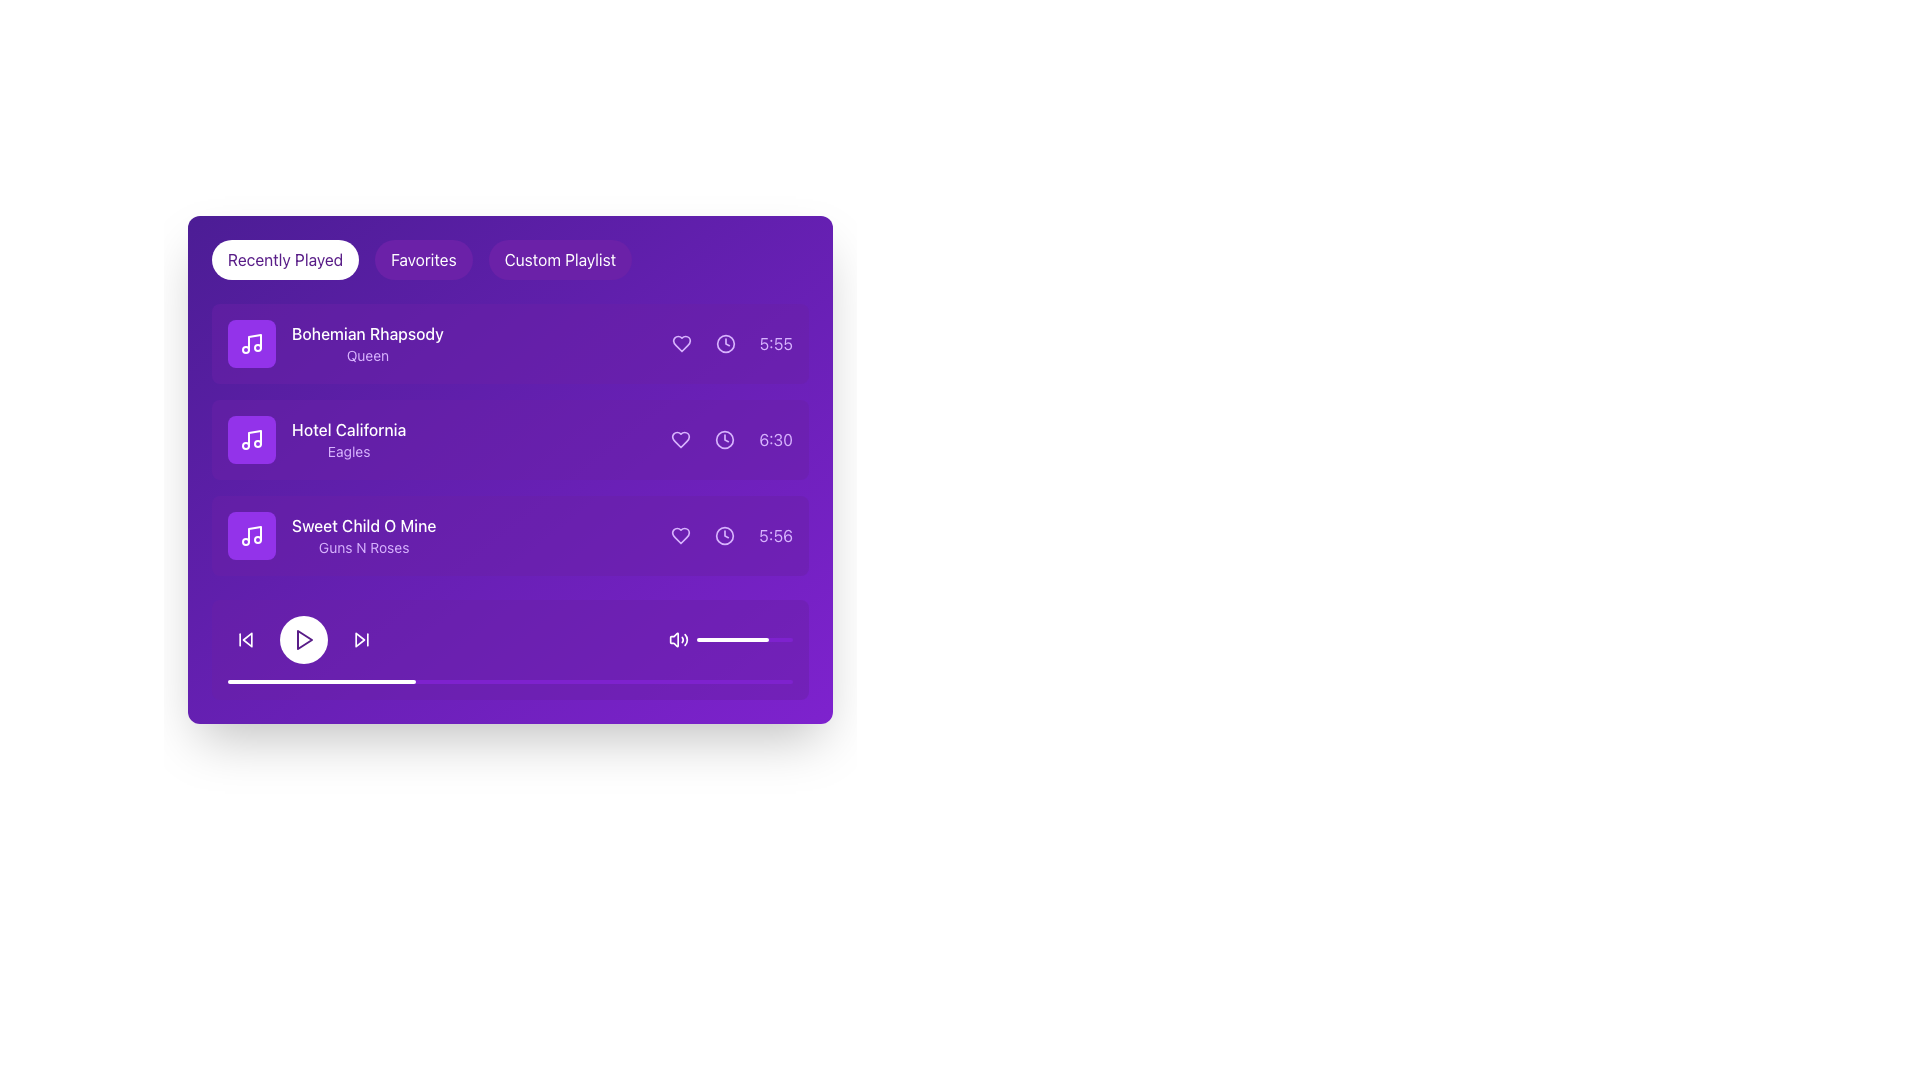 The width and height of the screenshot is (1920, 1080). Describe the element at coordinates (681, 535) in the screenshot. I see `the favorite icon located in the third listing item of the playlist, which is positioned to the left of the duration text '5:56'` at that location.